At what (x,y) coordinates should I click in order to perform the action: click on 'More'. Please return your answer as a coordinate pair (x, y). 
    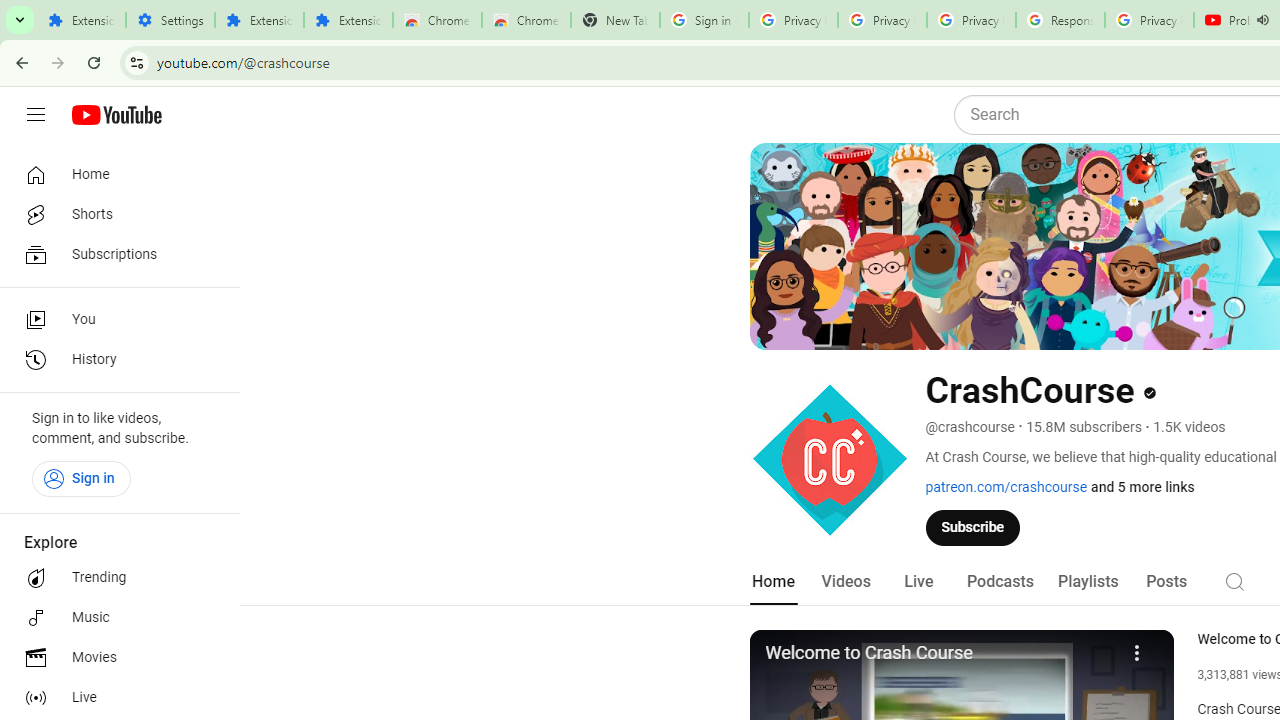
    Looking at the image, I should click on (1137, 650).